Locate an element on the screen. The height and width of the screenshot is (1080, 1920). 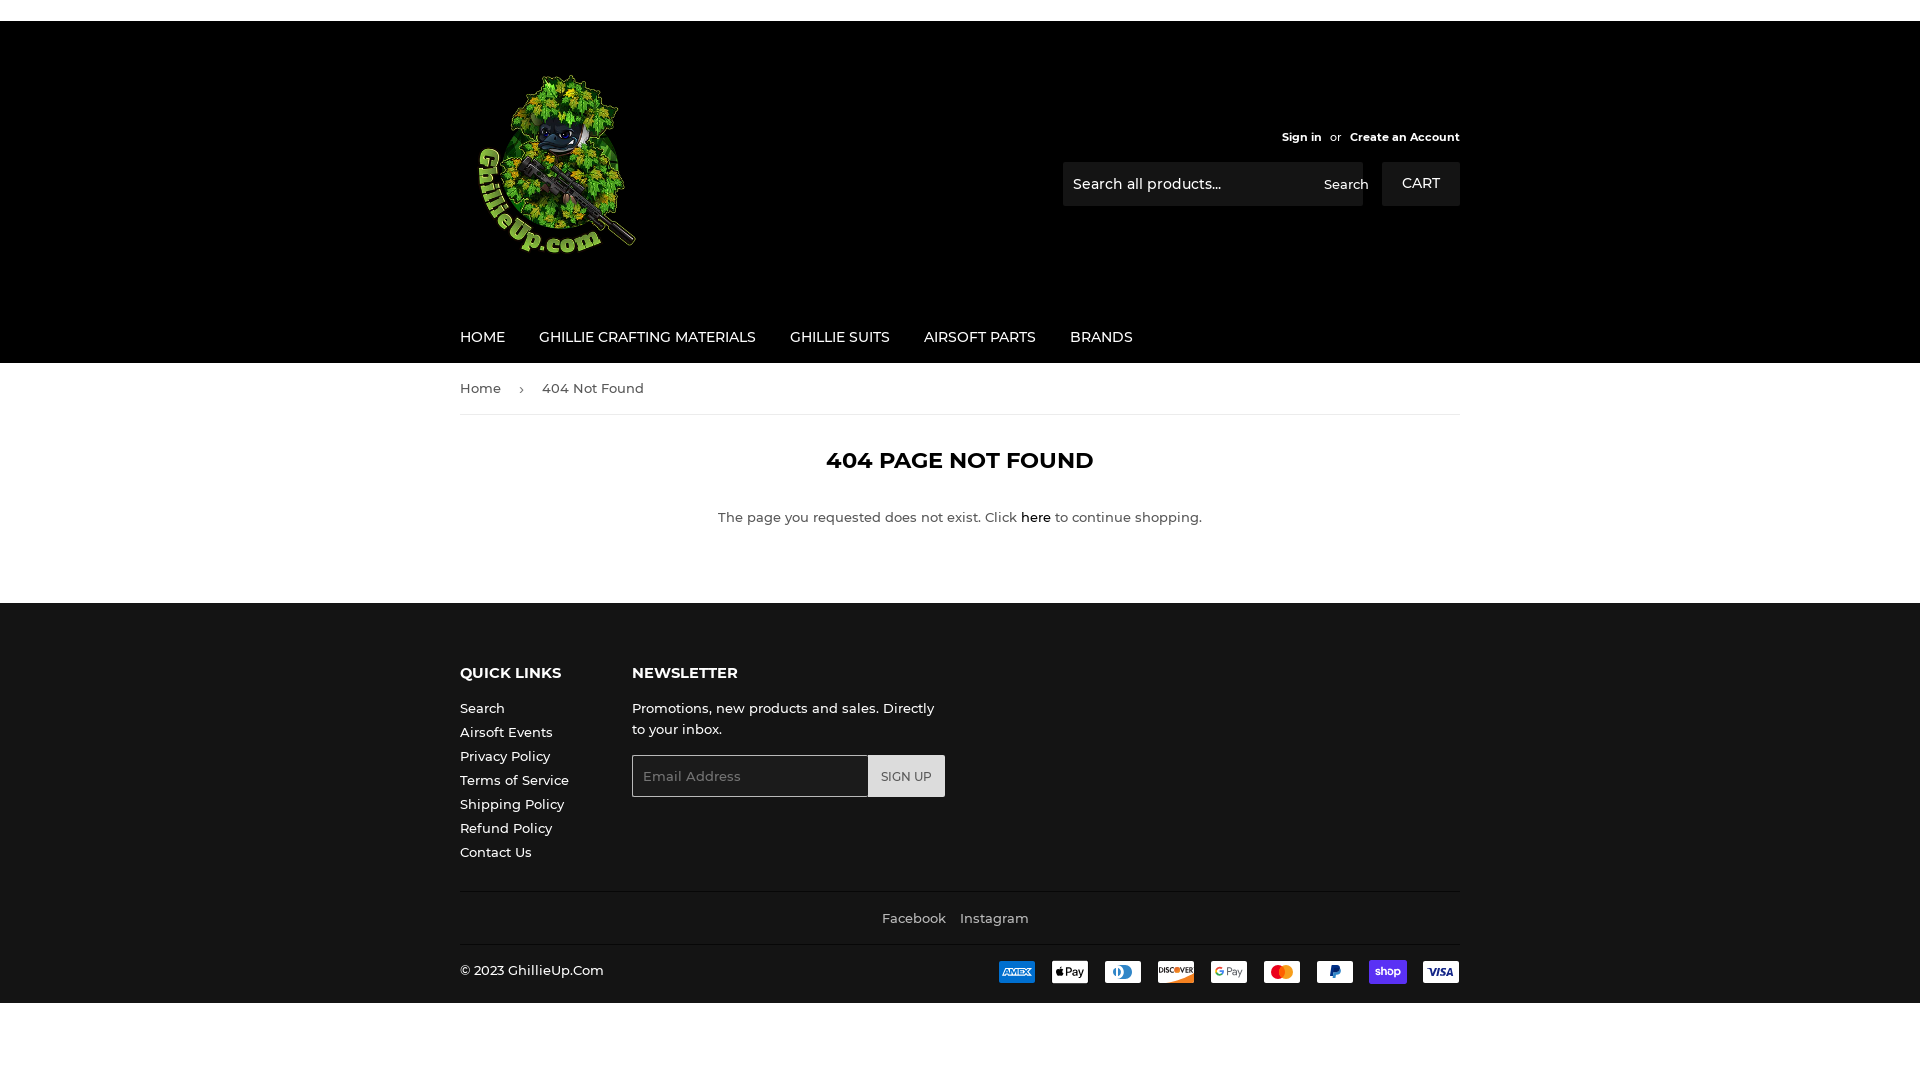
'Privacy Policy' is located at coordinates (504, 756).